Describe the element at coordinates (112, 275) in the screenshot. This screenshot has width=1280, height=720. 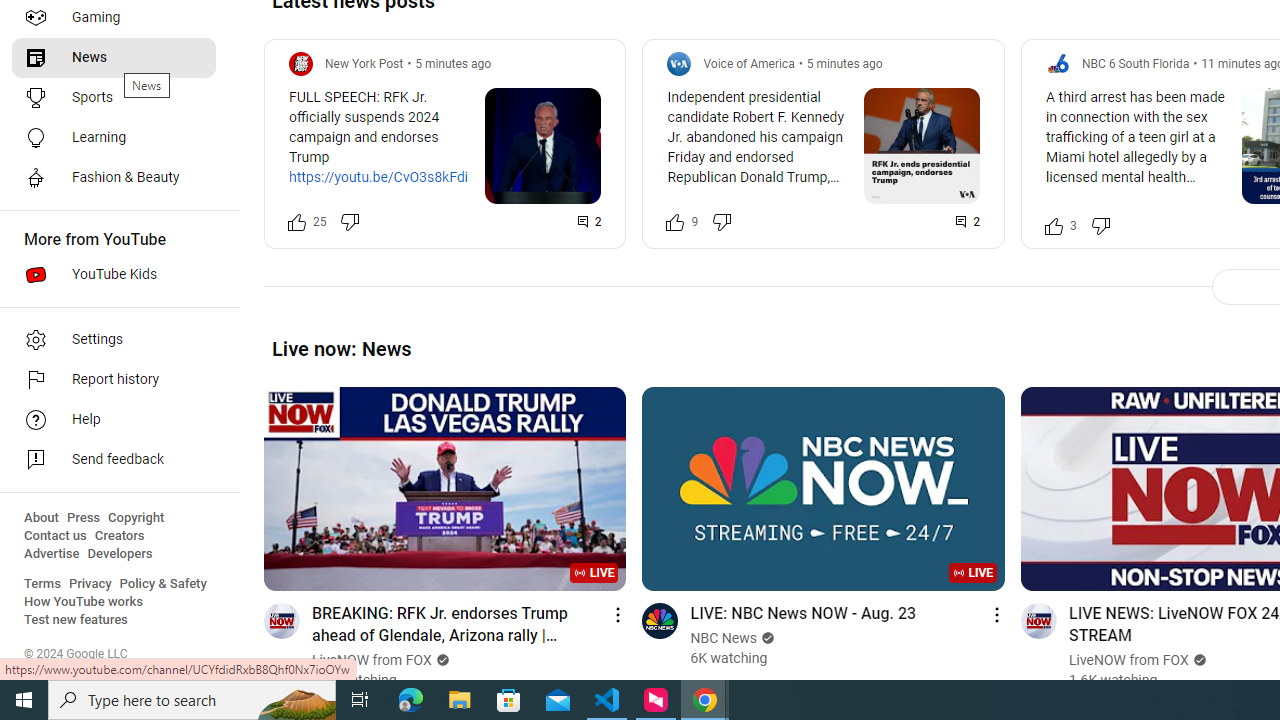
I see `'YouTube Kids'` at that location.